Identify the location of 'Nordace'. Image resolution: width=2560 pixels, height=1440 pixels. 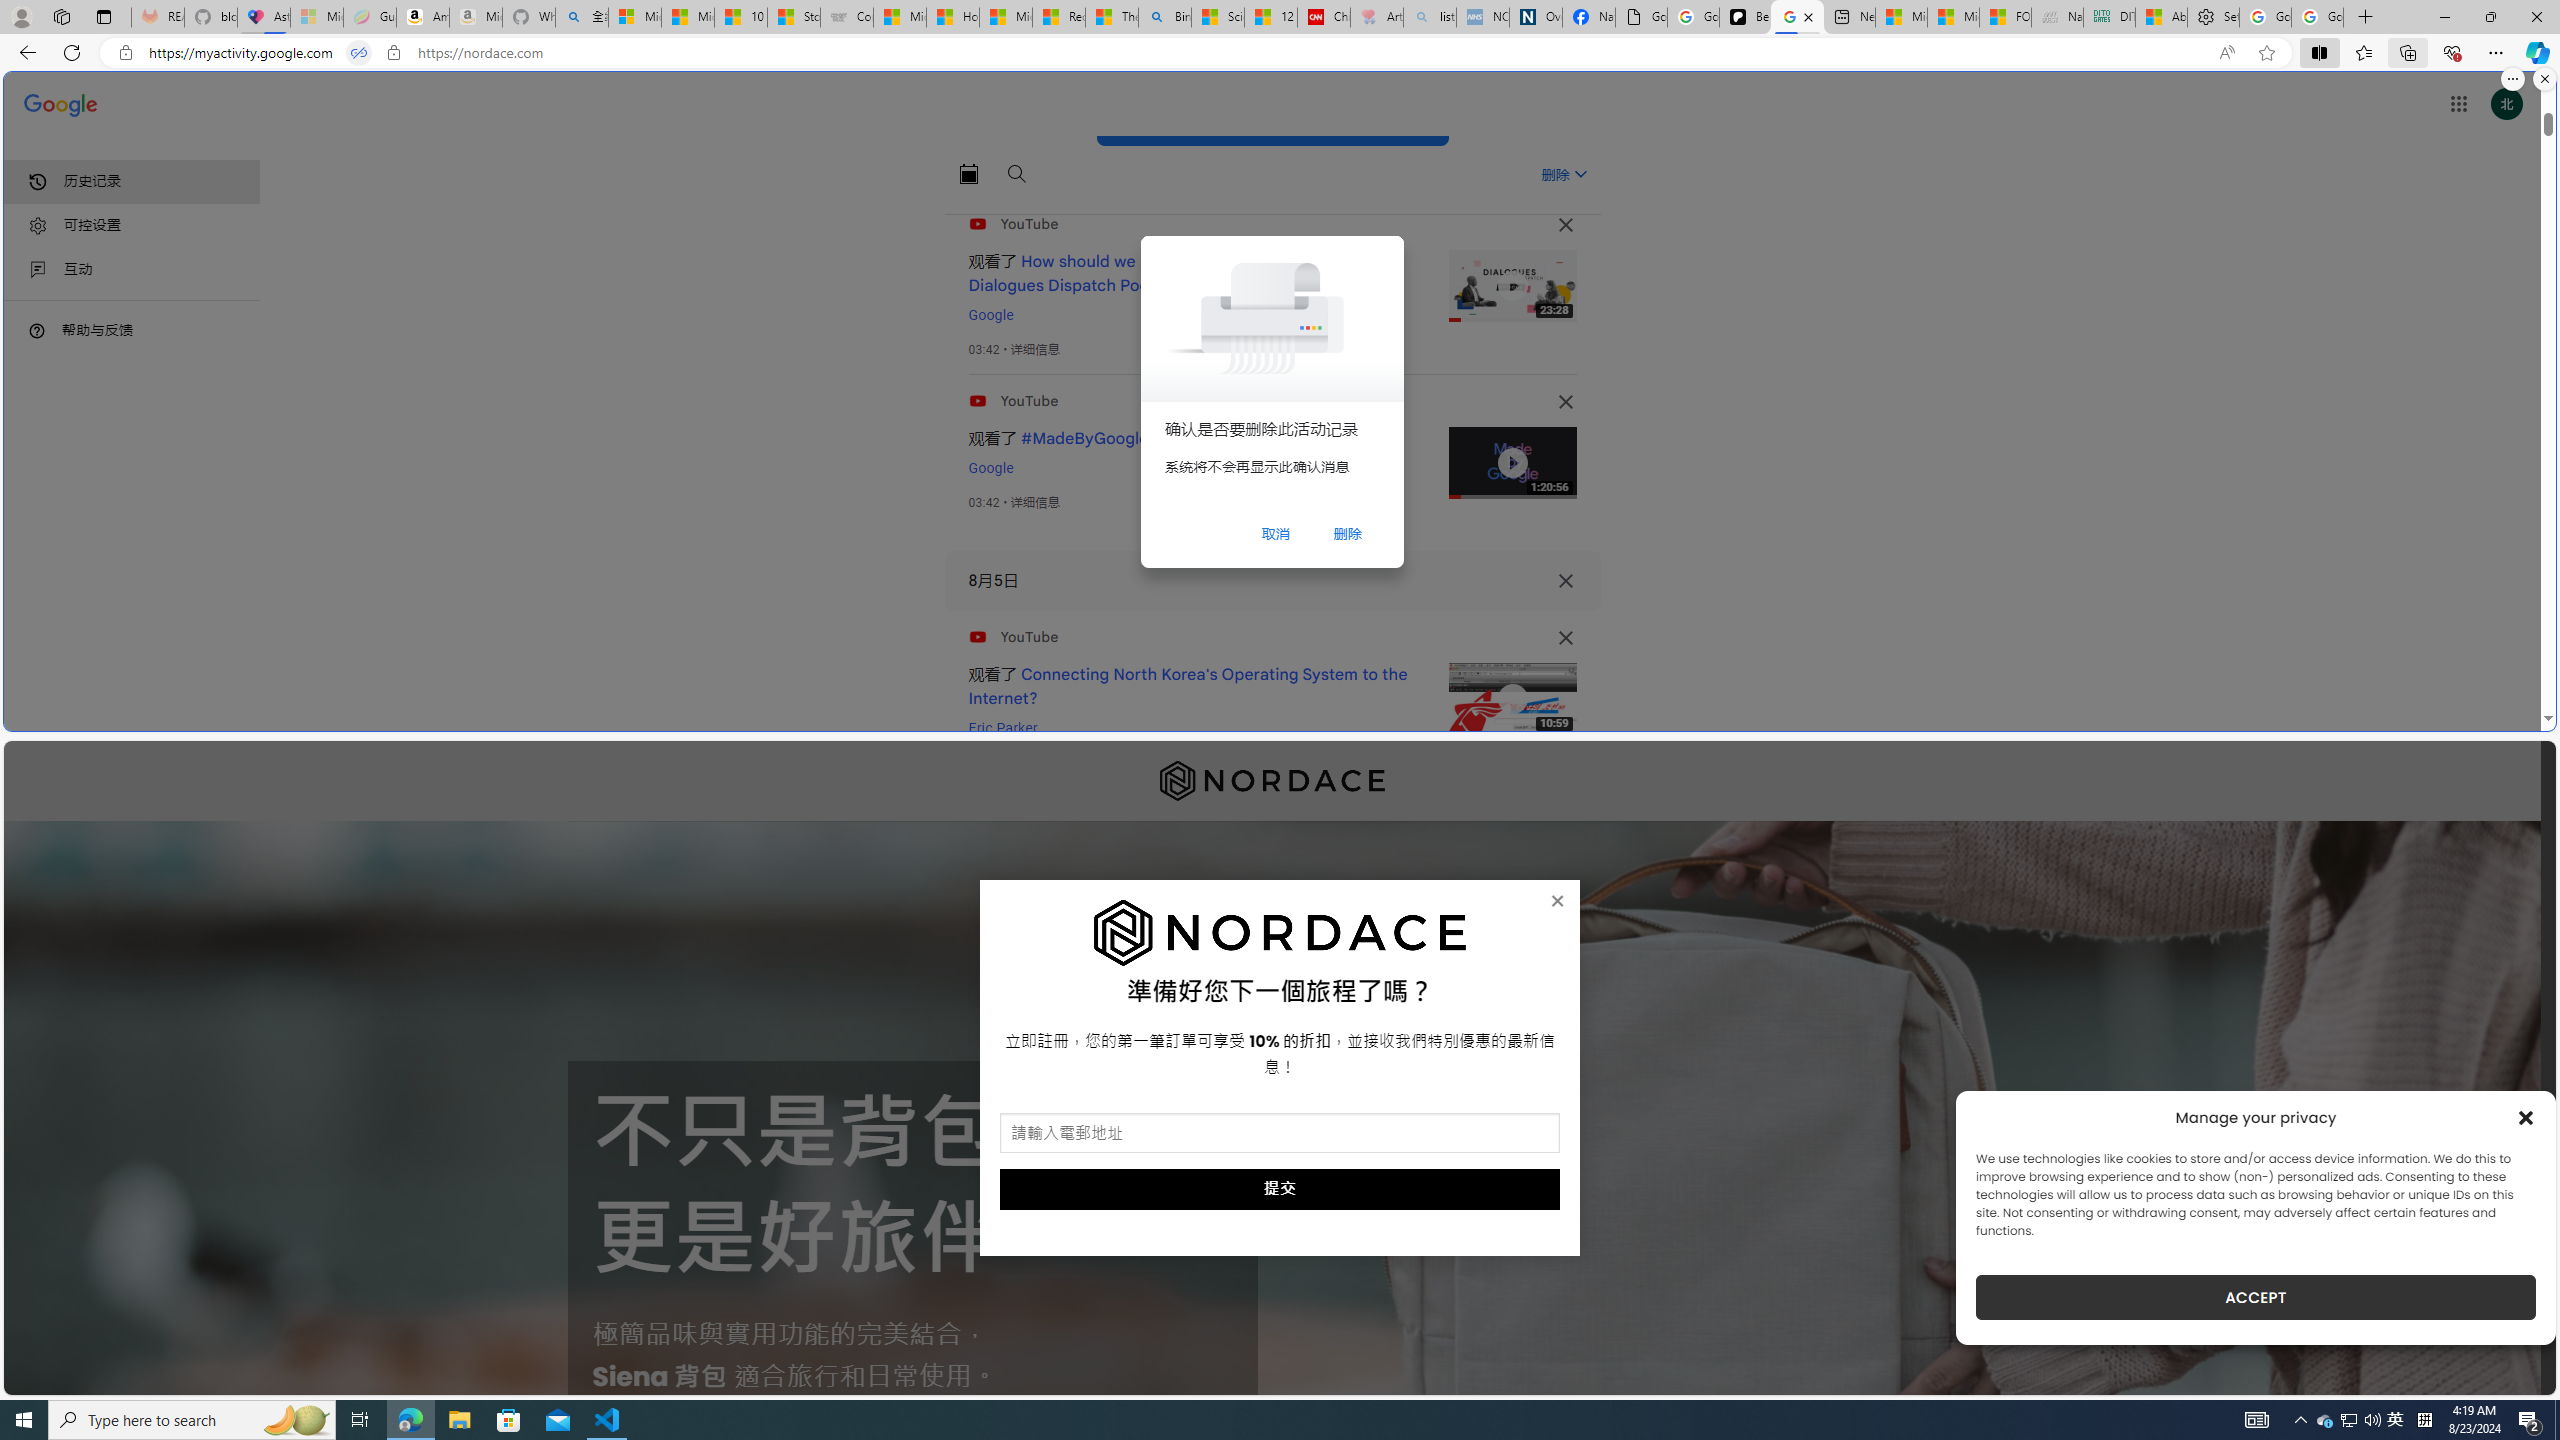
(1271, 780).